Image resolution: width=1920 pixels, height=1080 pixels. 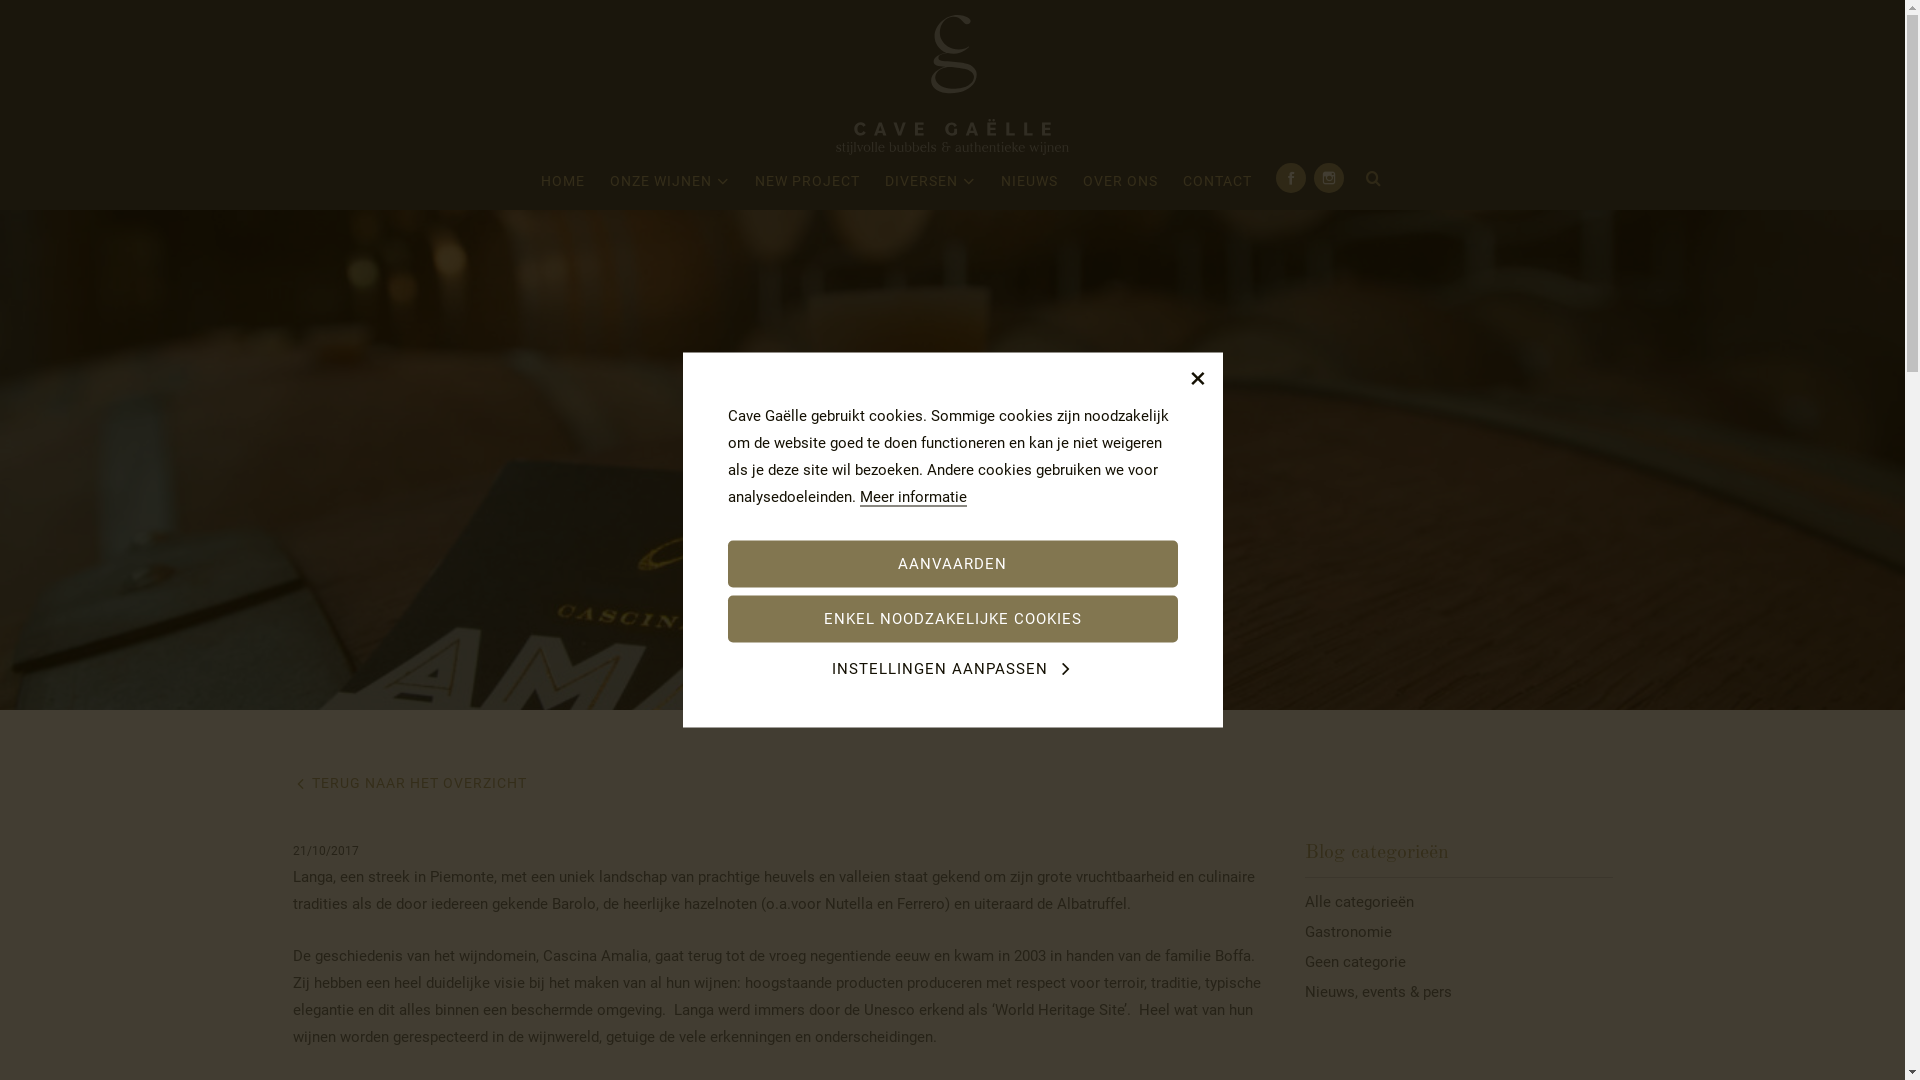 I want to click on 'CONTACT', so click(x=1216, y=185).